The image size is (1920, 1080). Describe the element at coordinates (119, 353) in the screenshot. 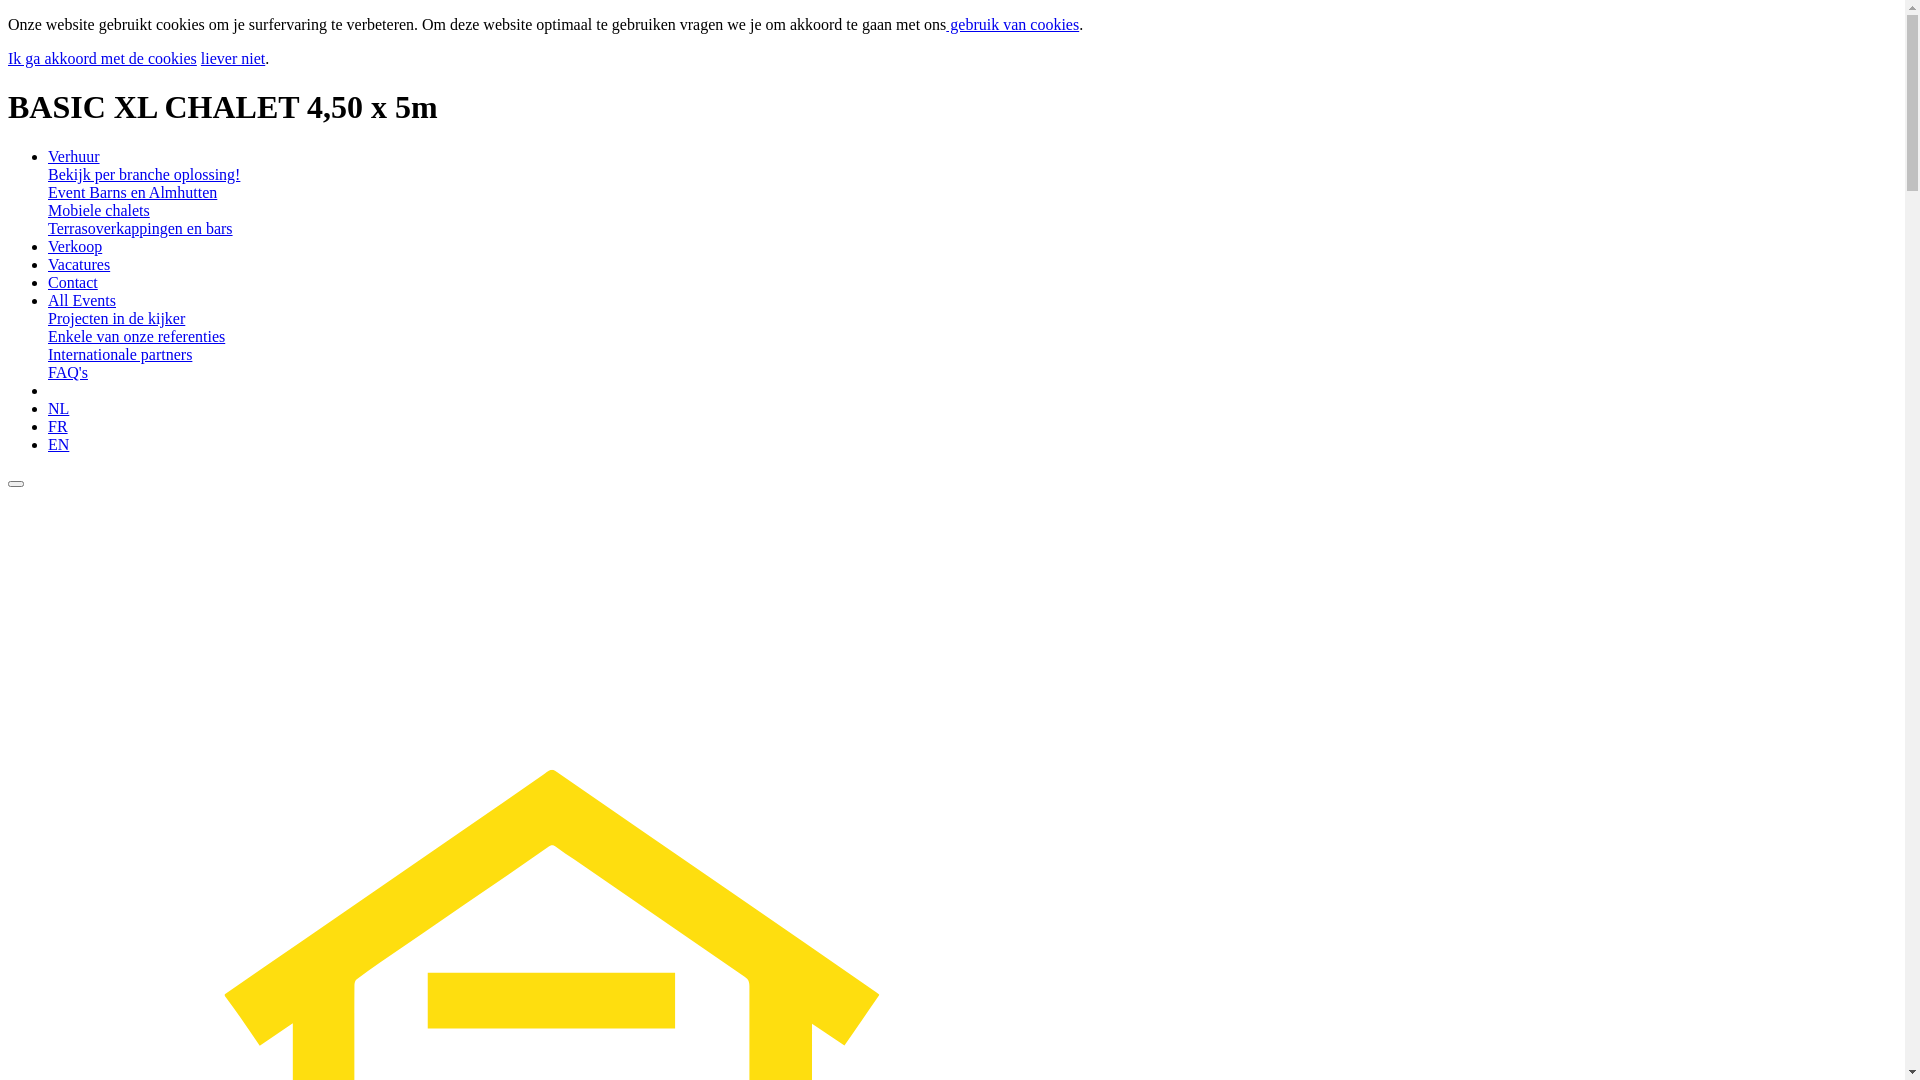

I see `'Internationale partners'` at that location.